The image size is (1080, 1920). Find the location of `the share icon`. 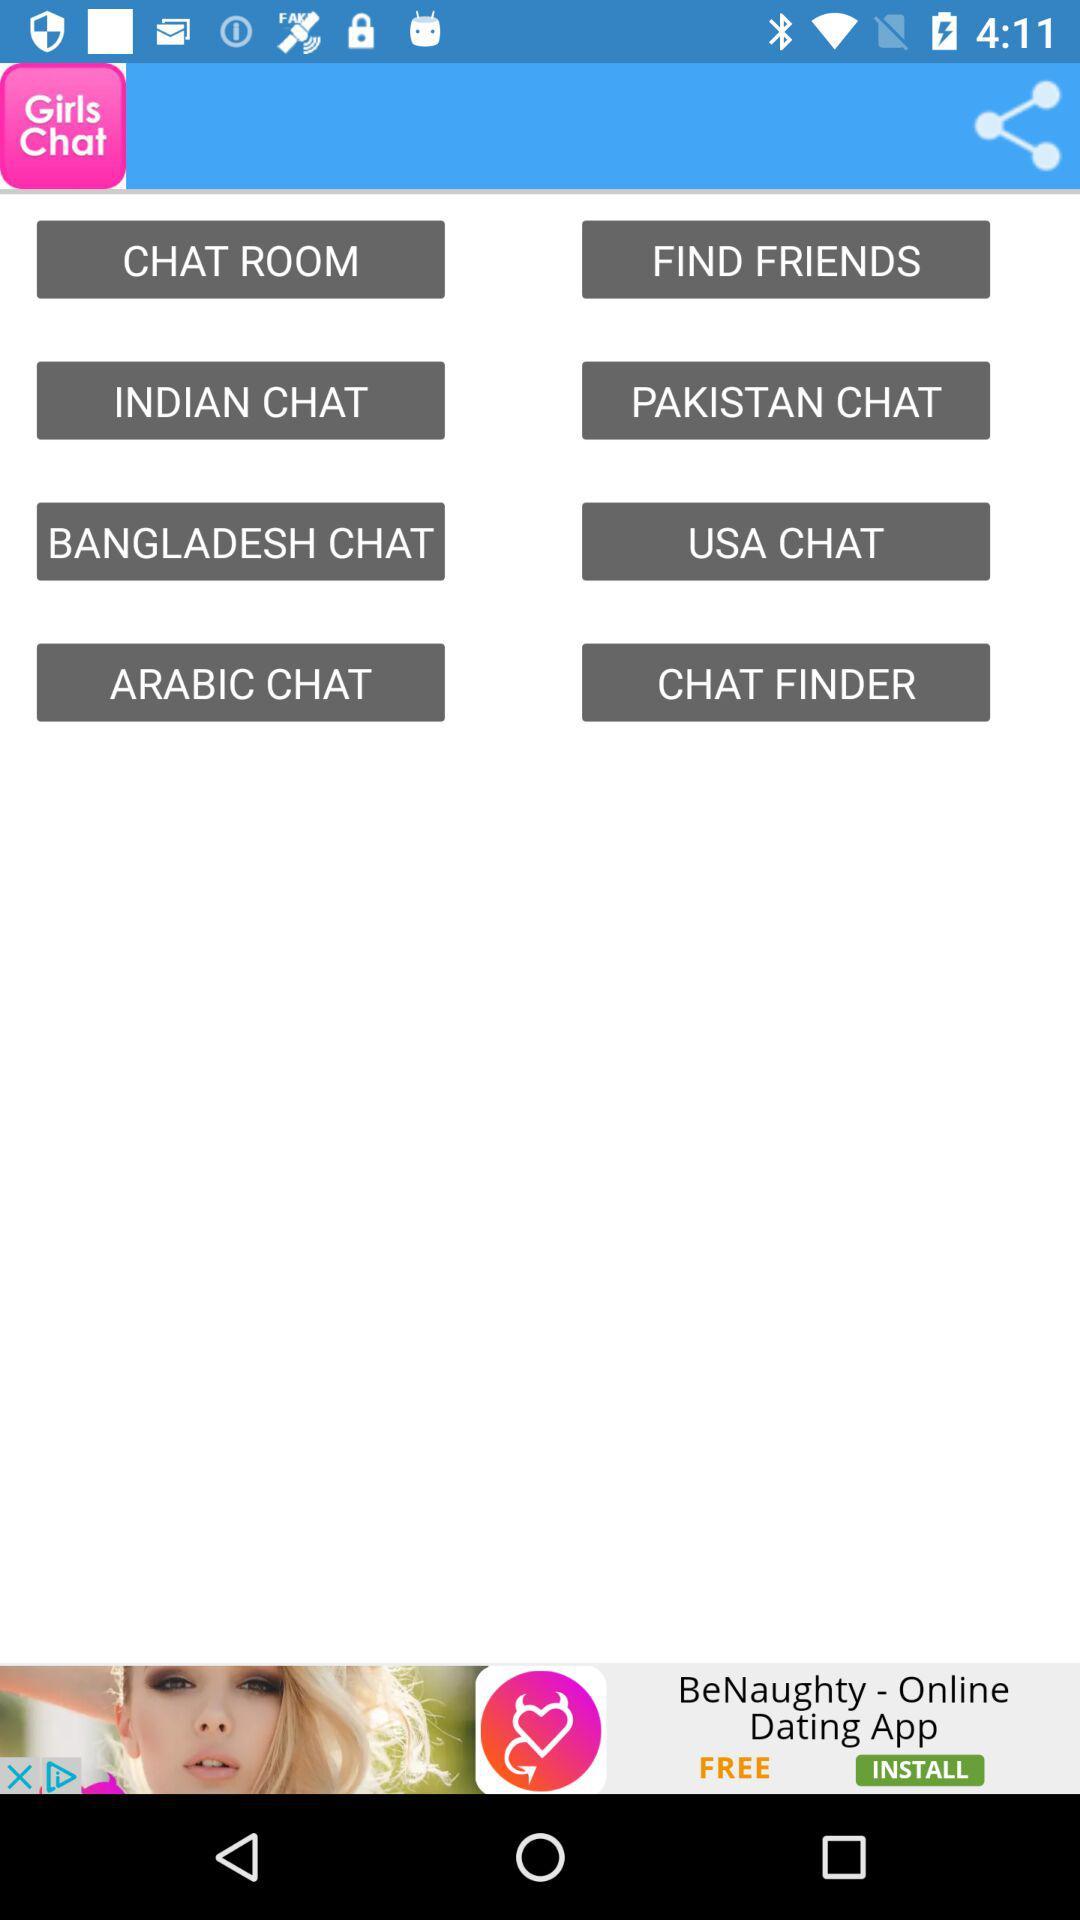

the share icon is located at coordinates (1017, 124).